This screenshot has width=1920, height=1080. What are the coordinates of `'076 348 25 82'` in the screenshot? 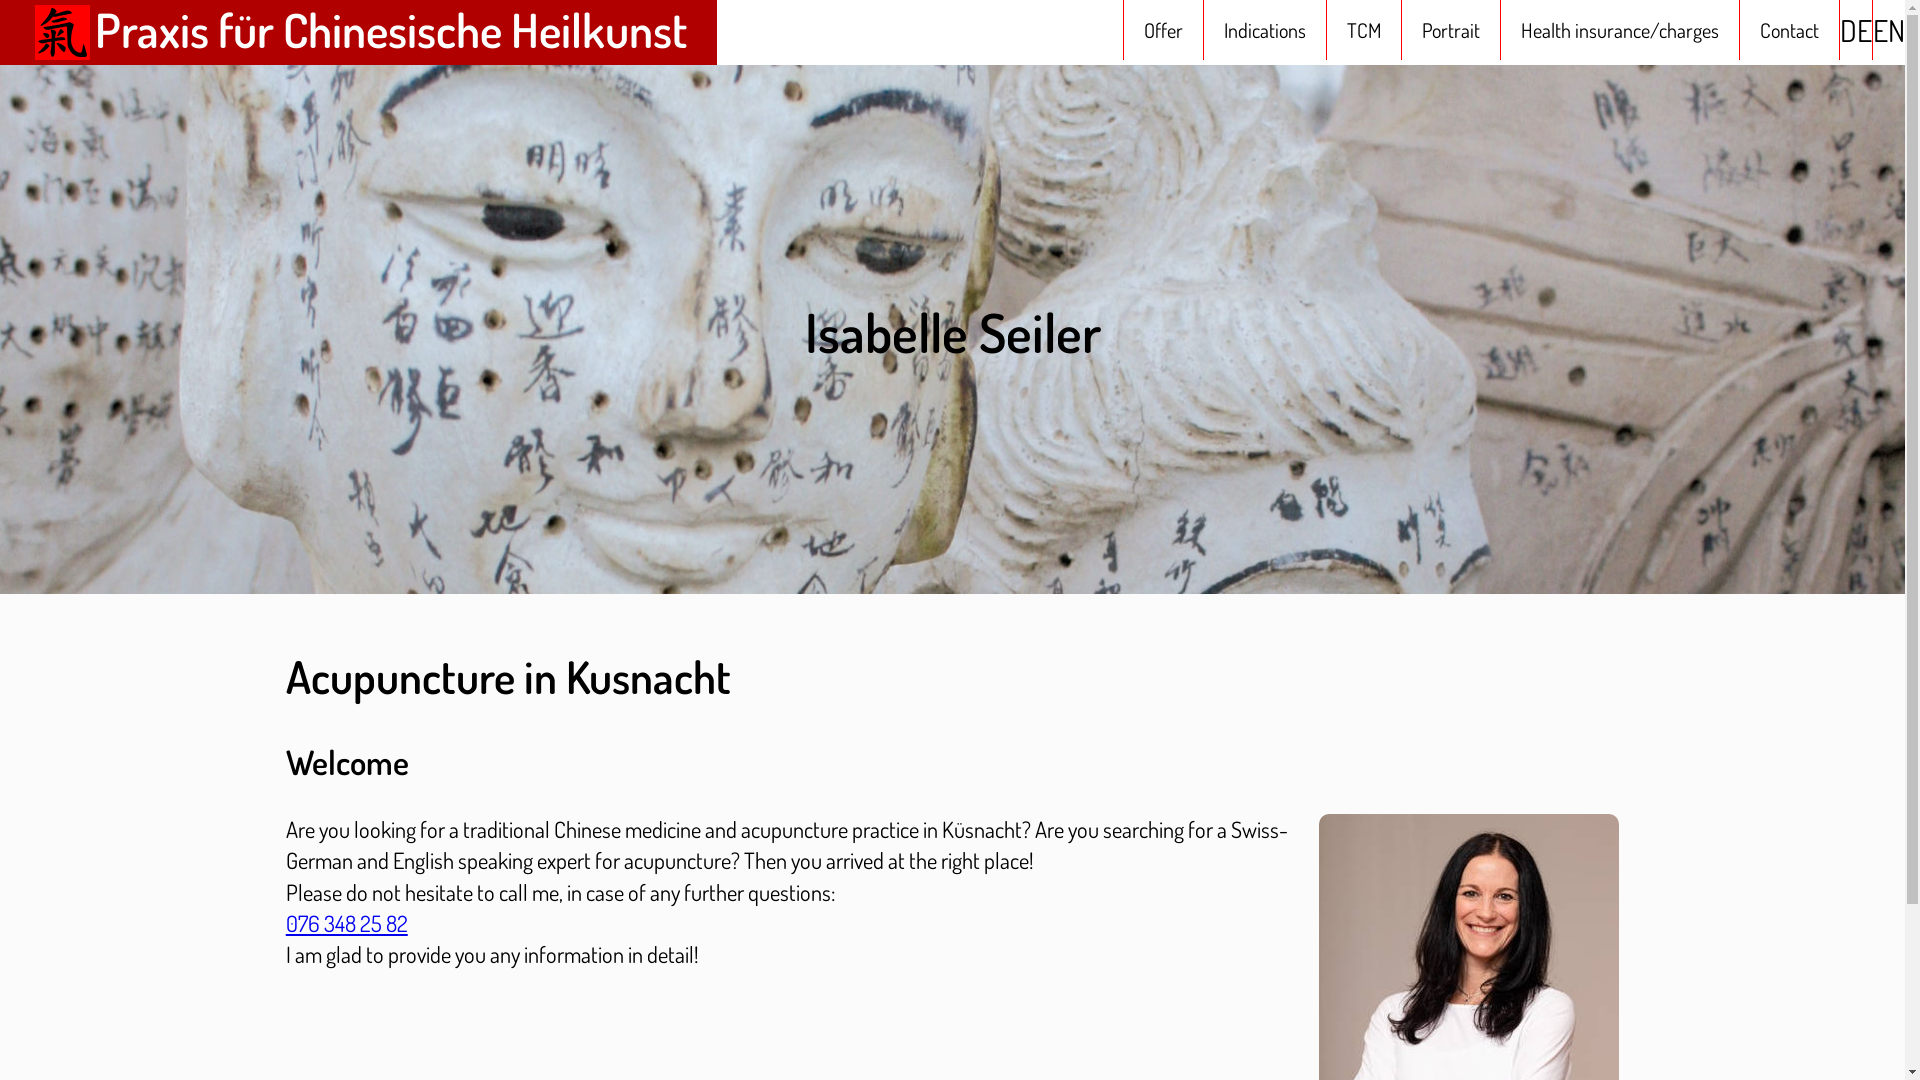 It's located at (285, 922).